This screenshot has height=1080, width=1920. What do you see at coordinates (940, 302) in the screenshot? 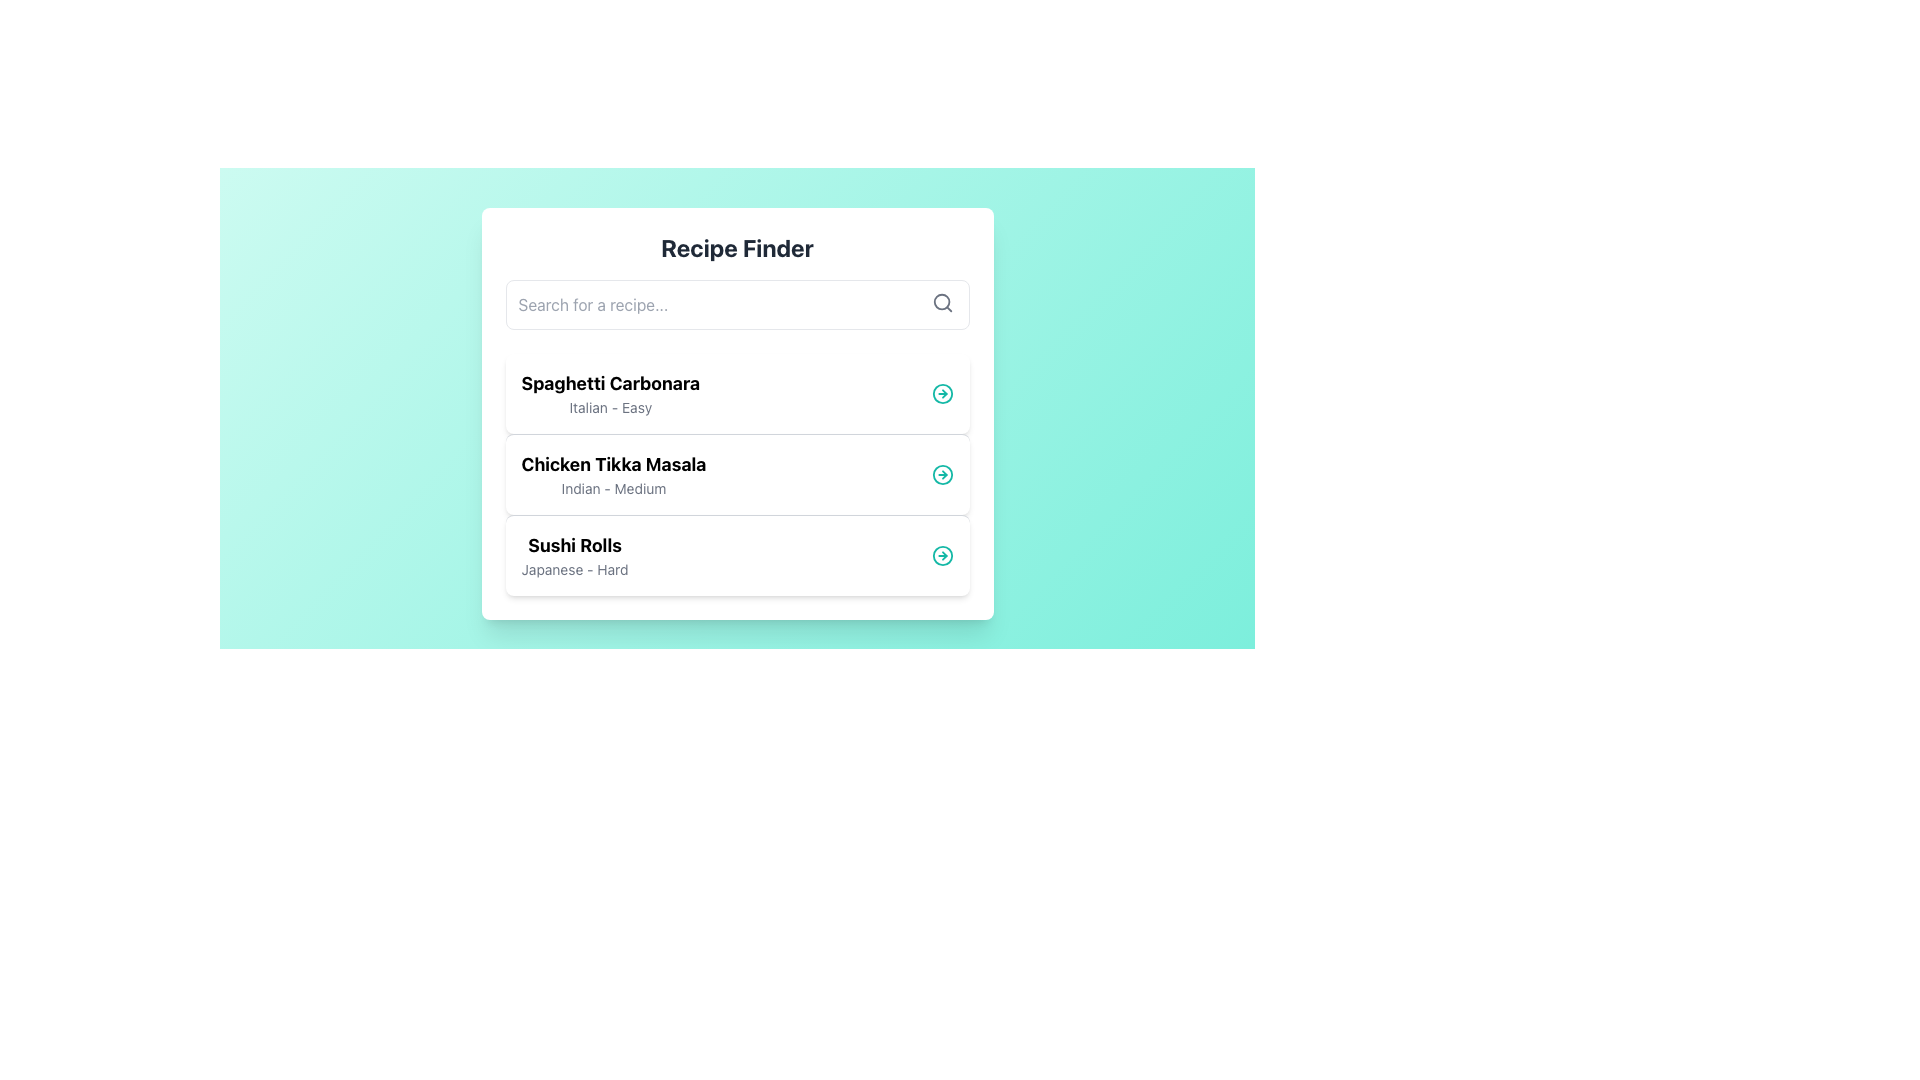
I see `the circular component of the search icon, which visually represents the lens of a magnifying glass and enhances the user's understanding of the adjacent input field labeled 'Search for a recipe...'` at bounding box center [940, 302].